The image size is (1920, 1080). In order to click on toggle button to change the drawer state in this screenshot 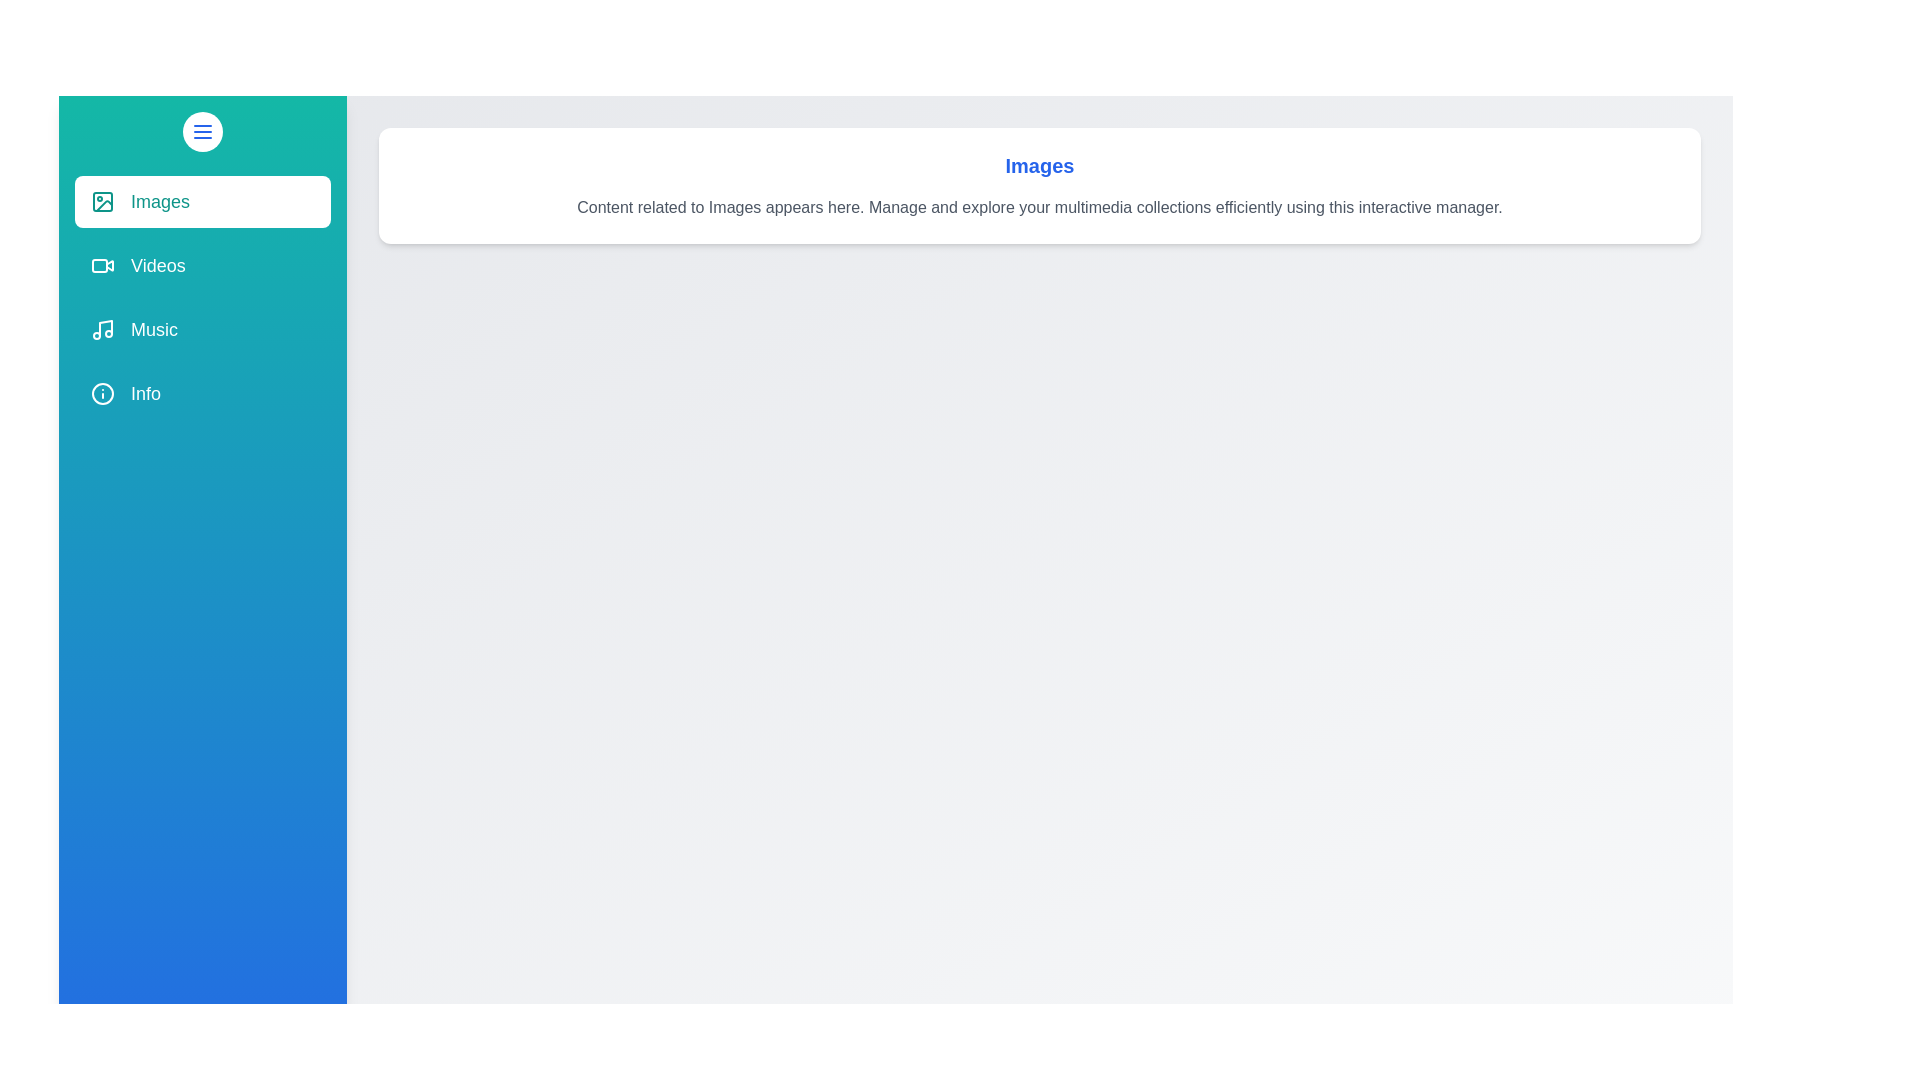, I will do `click(202, 131)`.